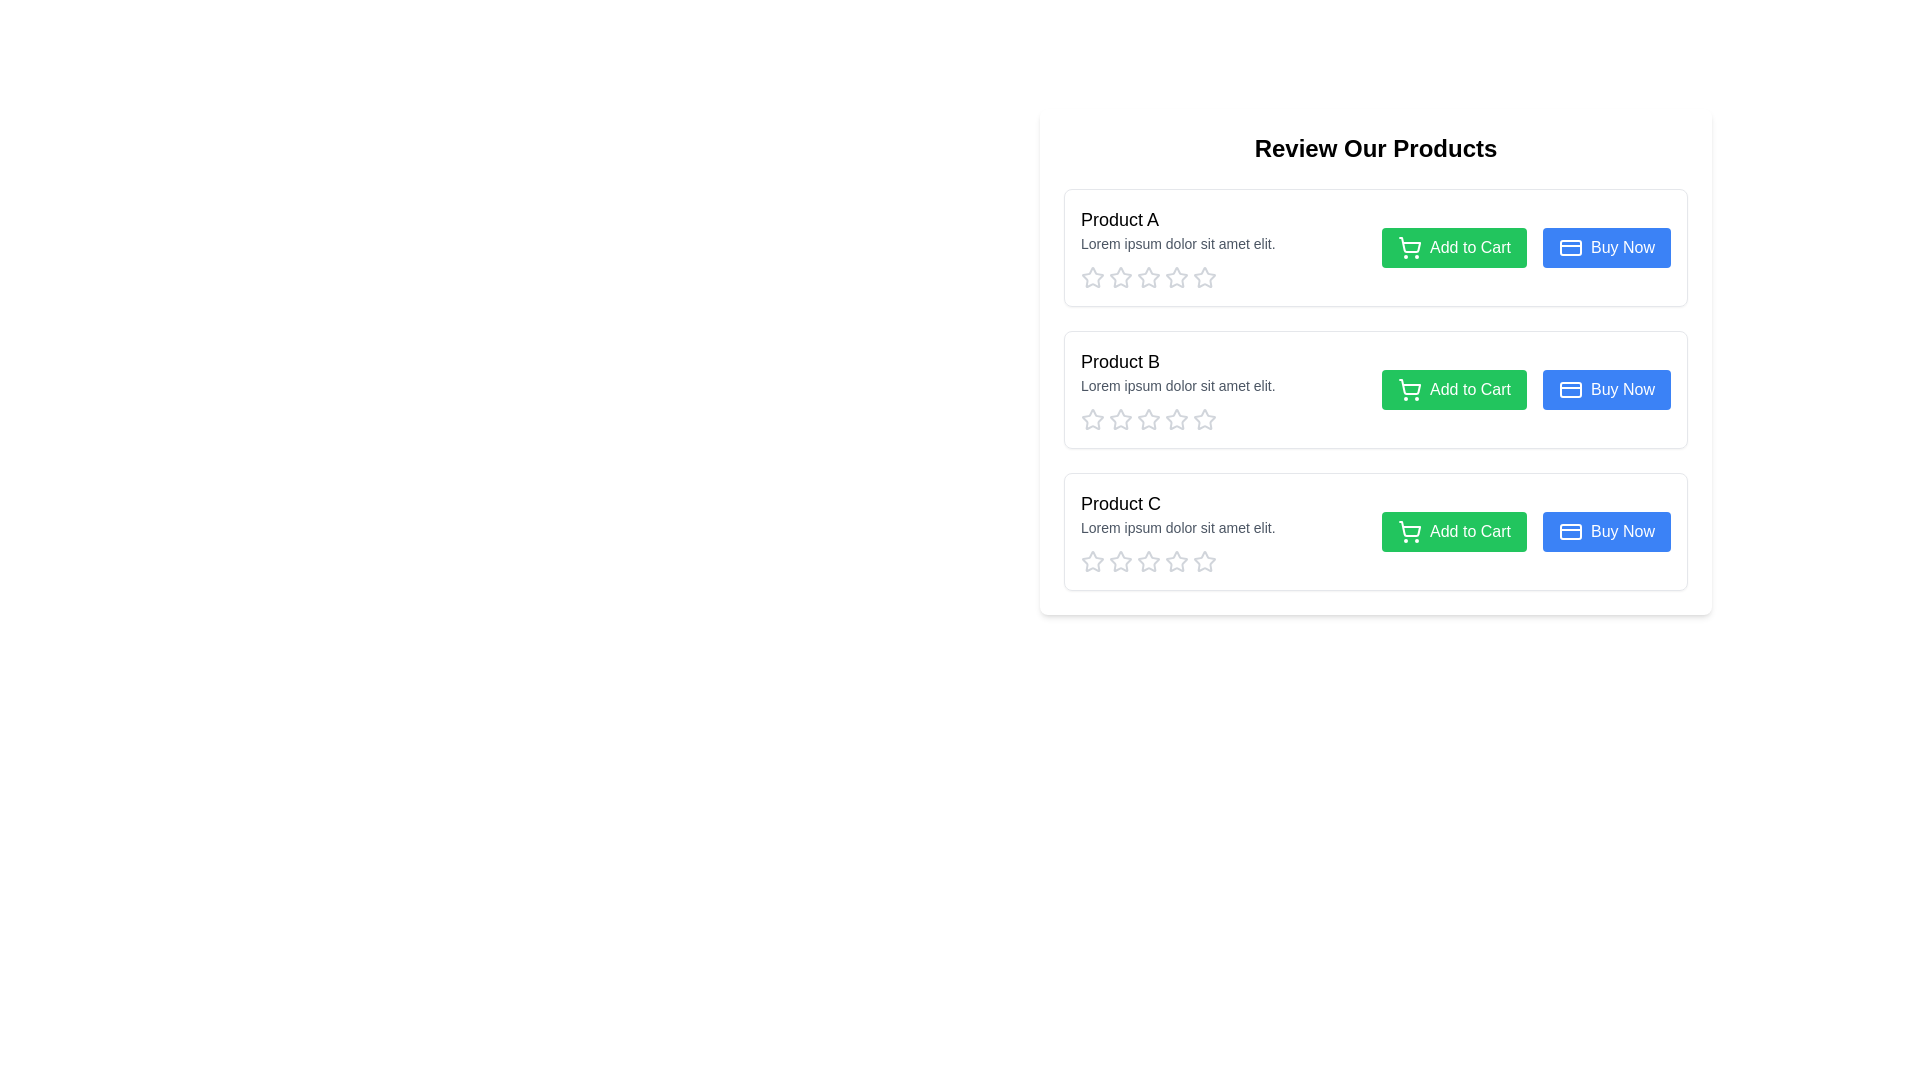 This screenshot has width=1920, height=1080. I want to click on the fourth star in the five-star rating scale for 'Product B', so click(1203, 418).